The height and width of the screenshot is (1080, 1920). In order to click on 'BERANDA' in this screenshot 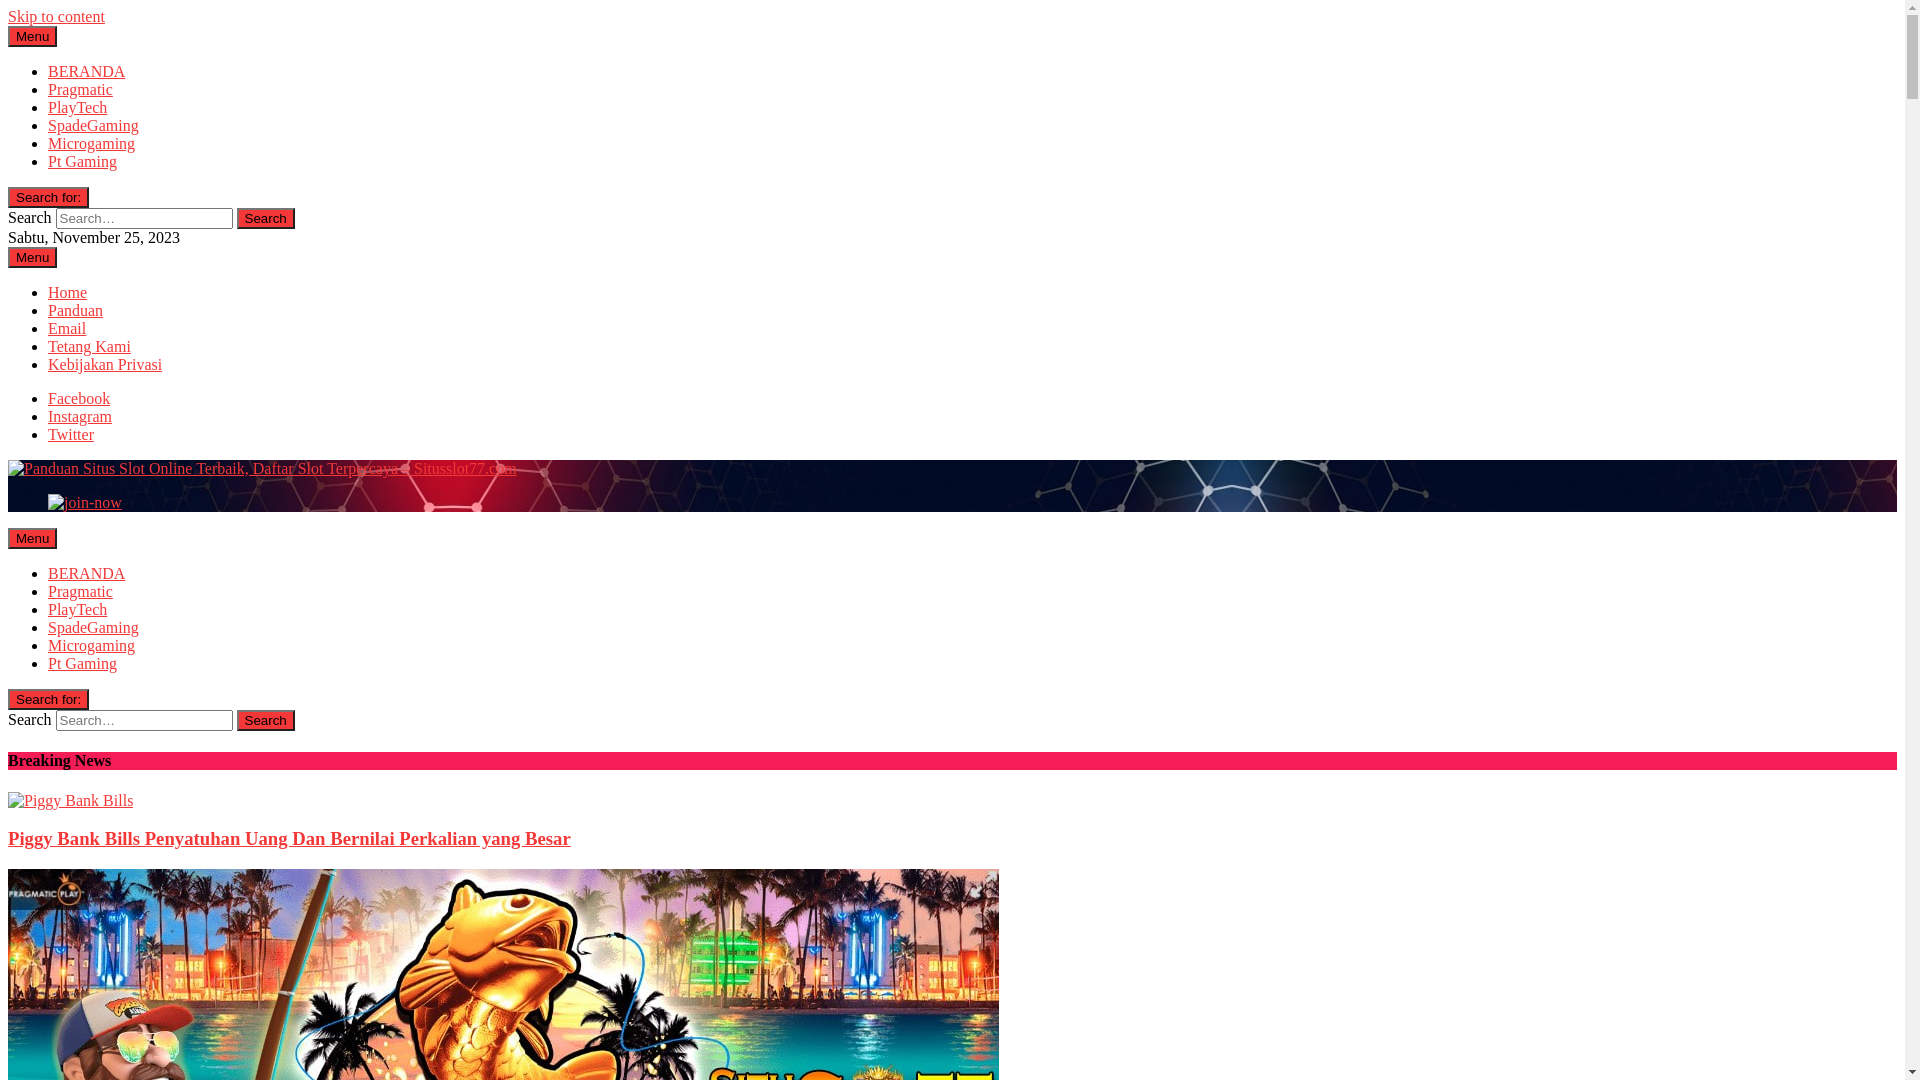, I will do `click(85, 70)`.